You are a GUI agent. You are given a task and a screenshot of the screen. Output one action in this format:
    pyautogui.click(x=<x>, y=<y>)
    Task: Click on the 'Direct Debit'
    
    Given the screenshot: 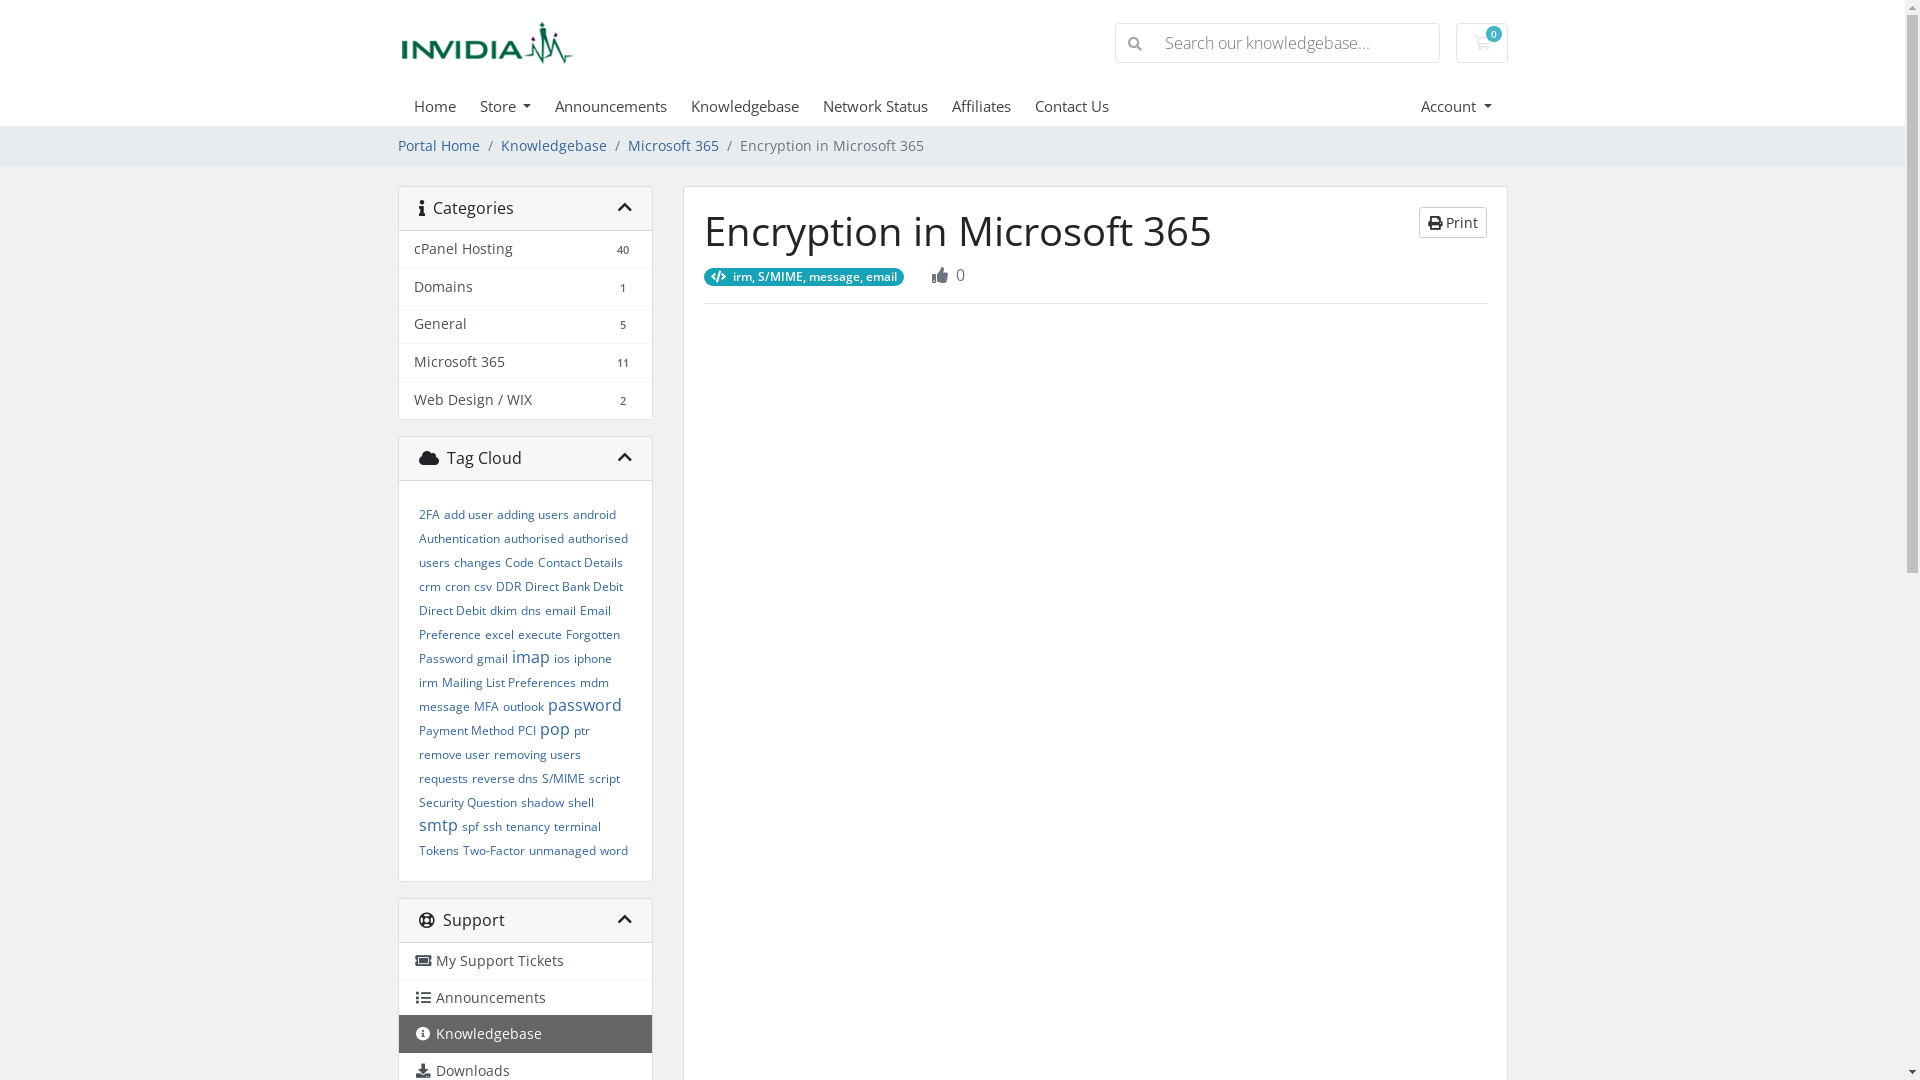 What is the action you would take?
    pyautogui.click(x=450, y=609)
    